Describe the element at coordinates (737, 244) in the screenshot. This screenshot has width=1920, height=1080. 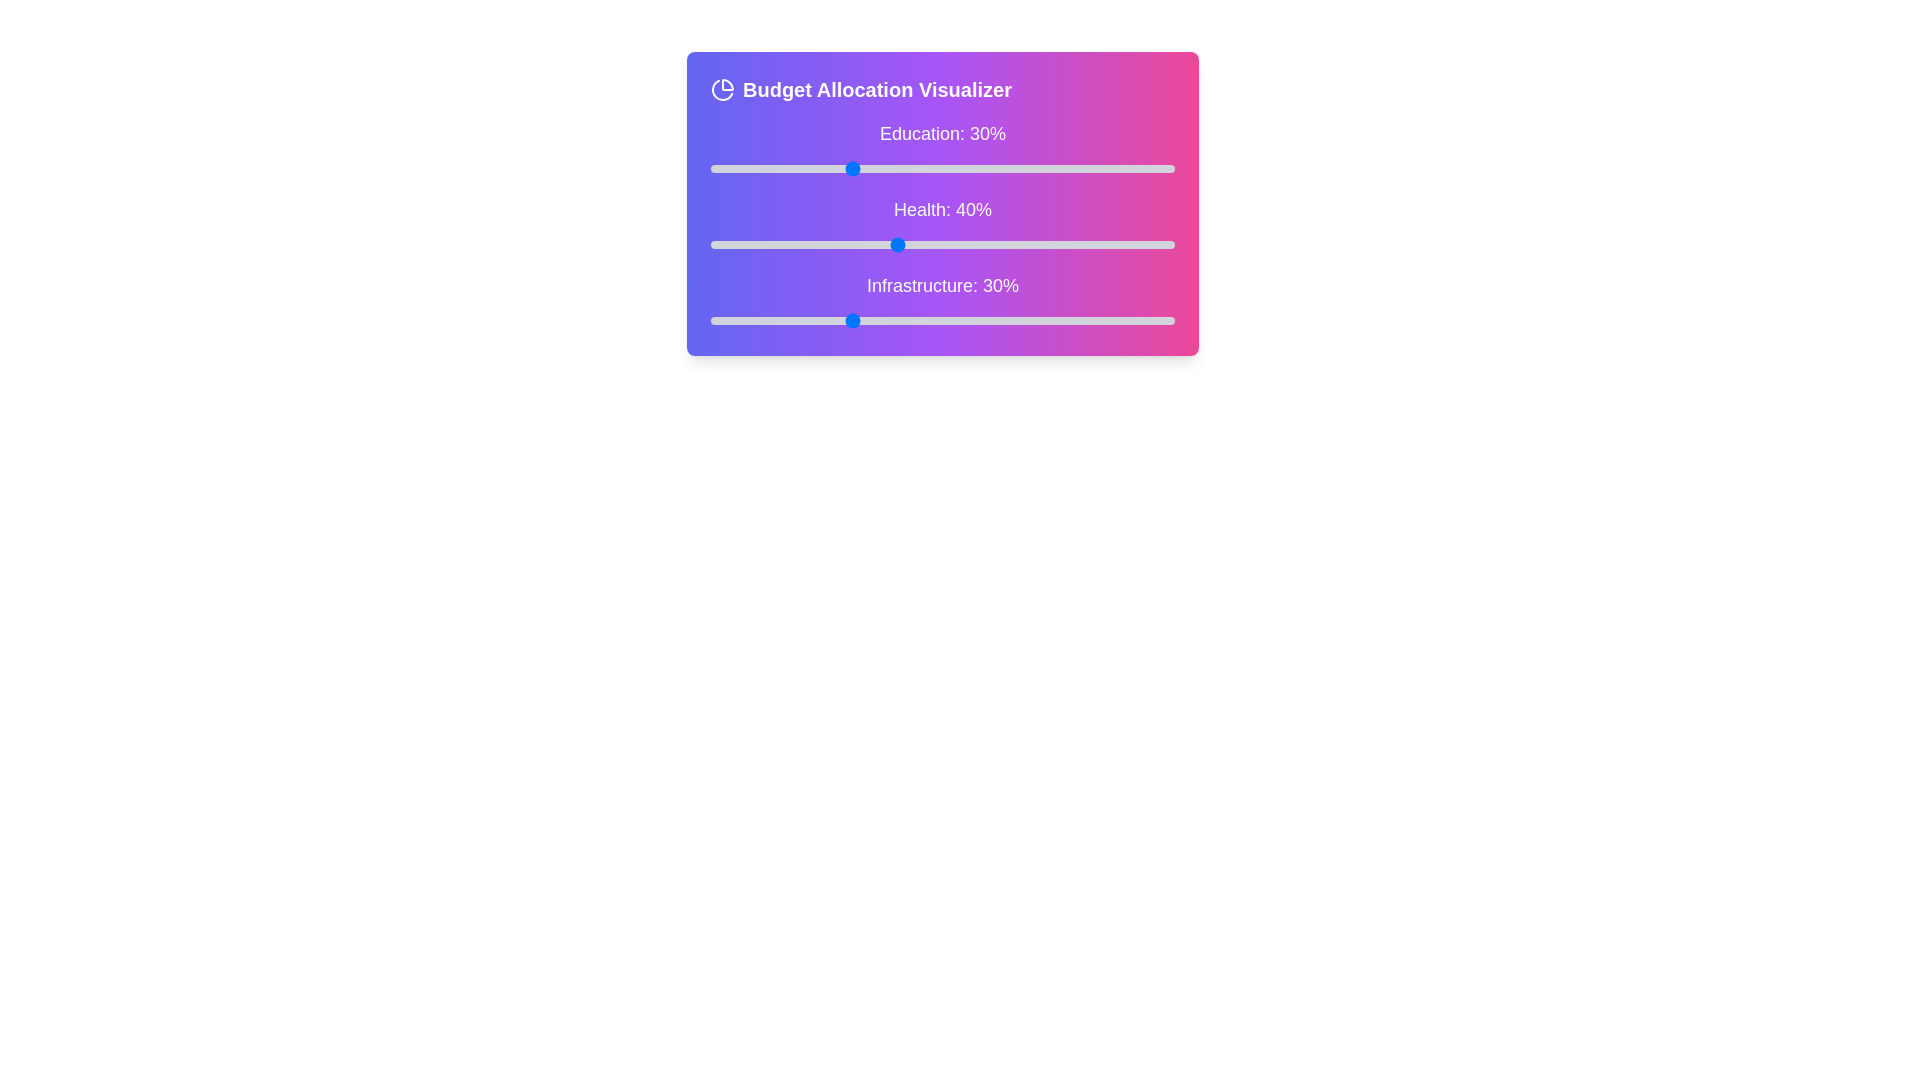
I see `health allocation` at that location.